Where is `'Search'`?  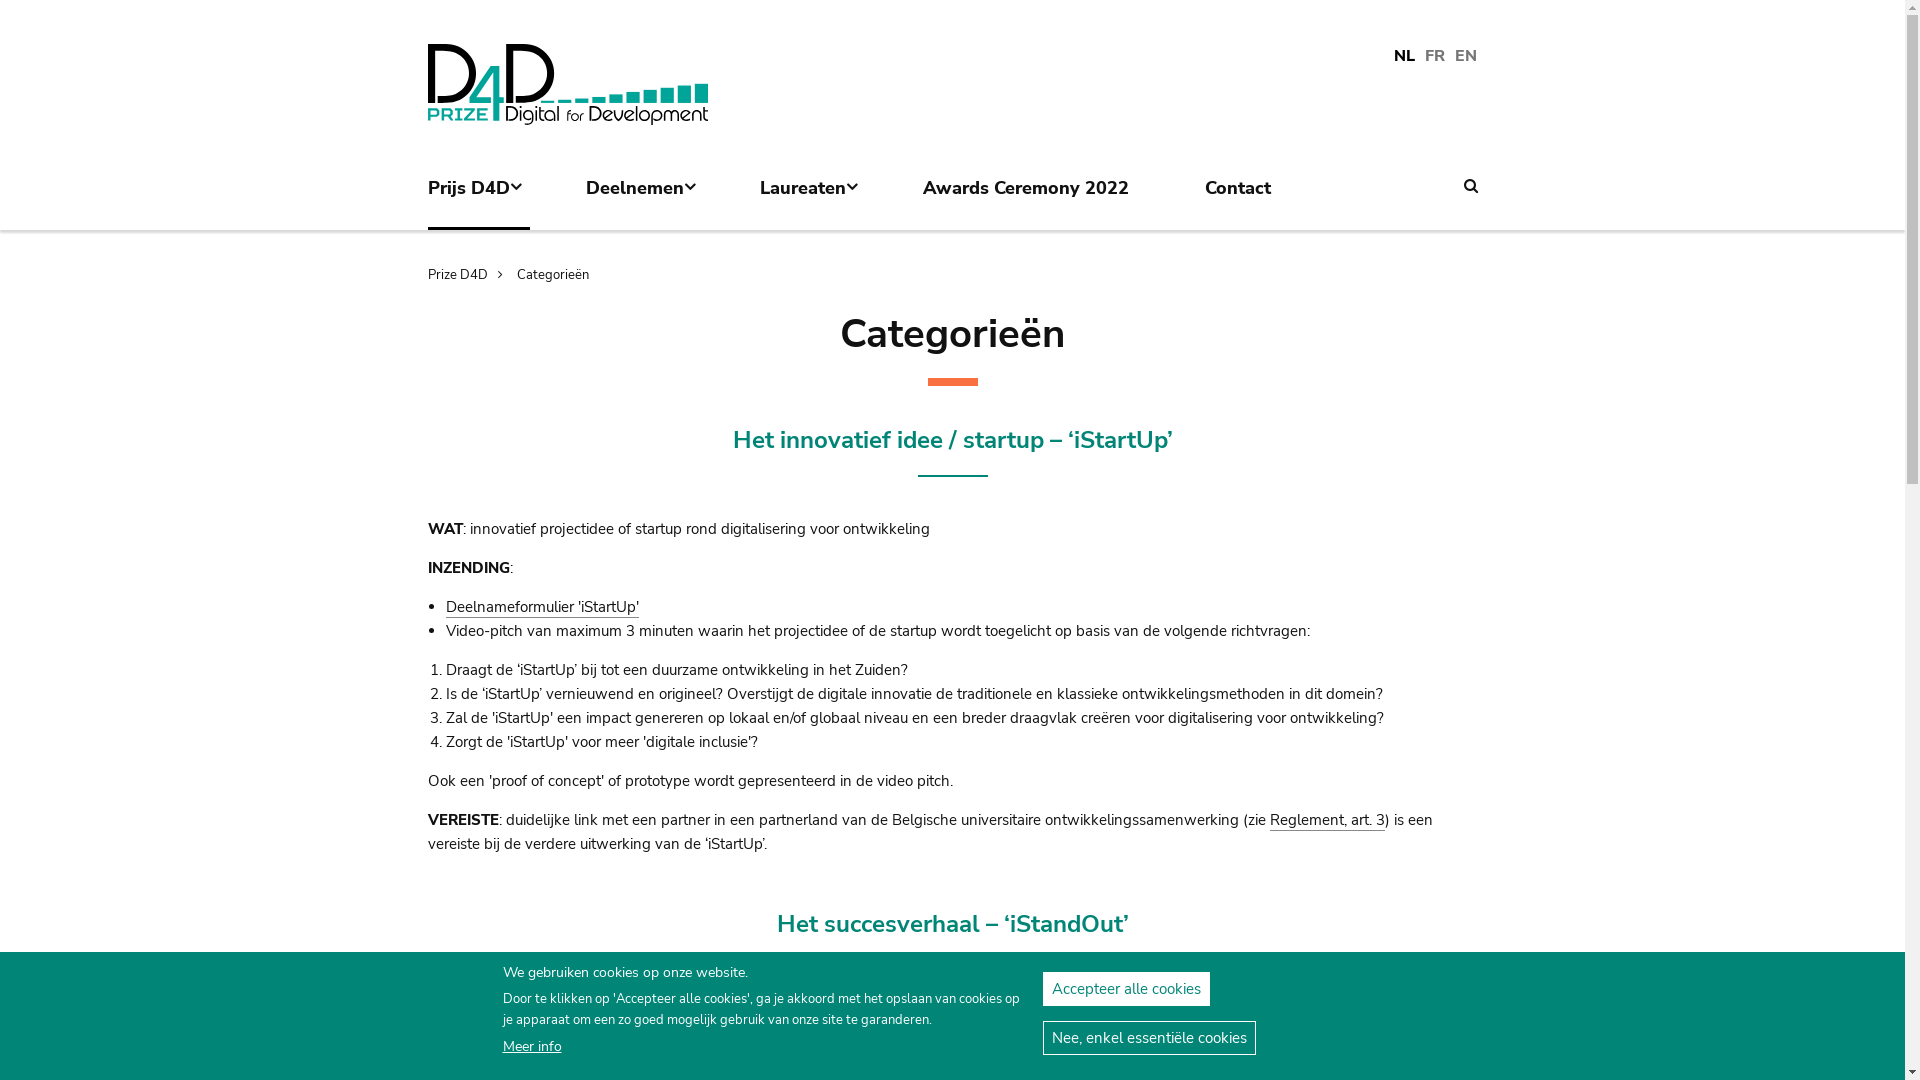 'Search' is located at coordinates (1470, 185).